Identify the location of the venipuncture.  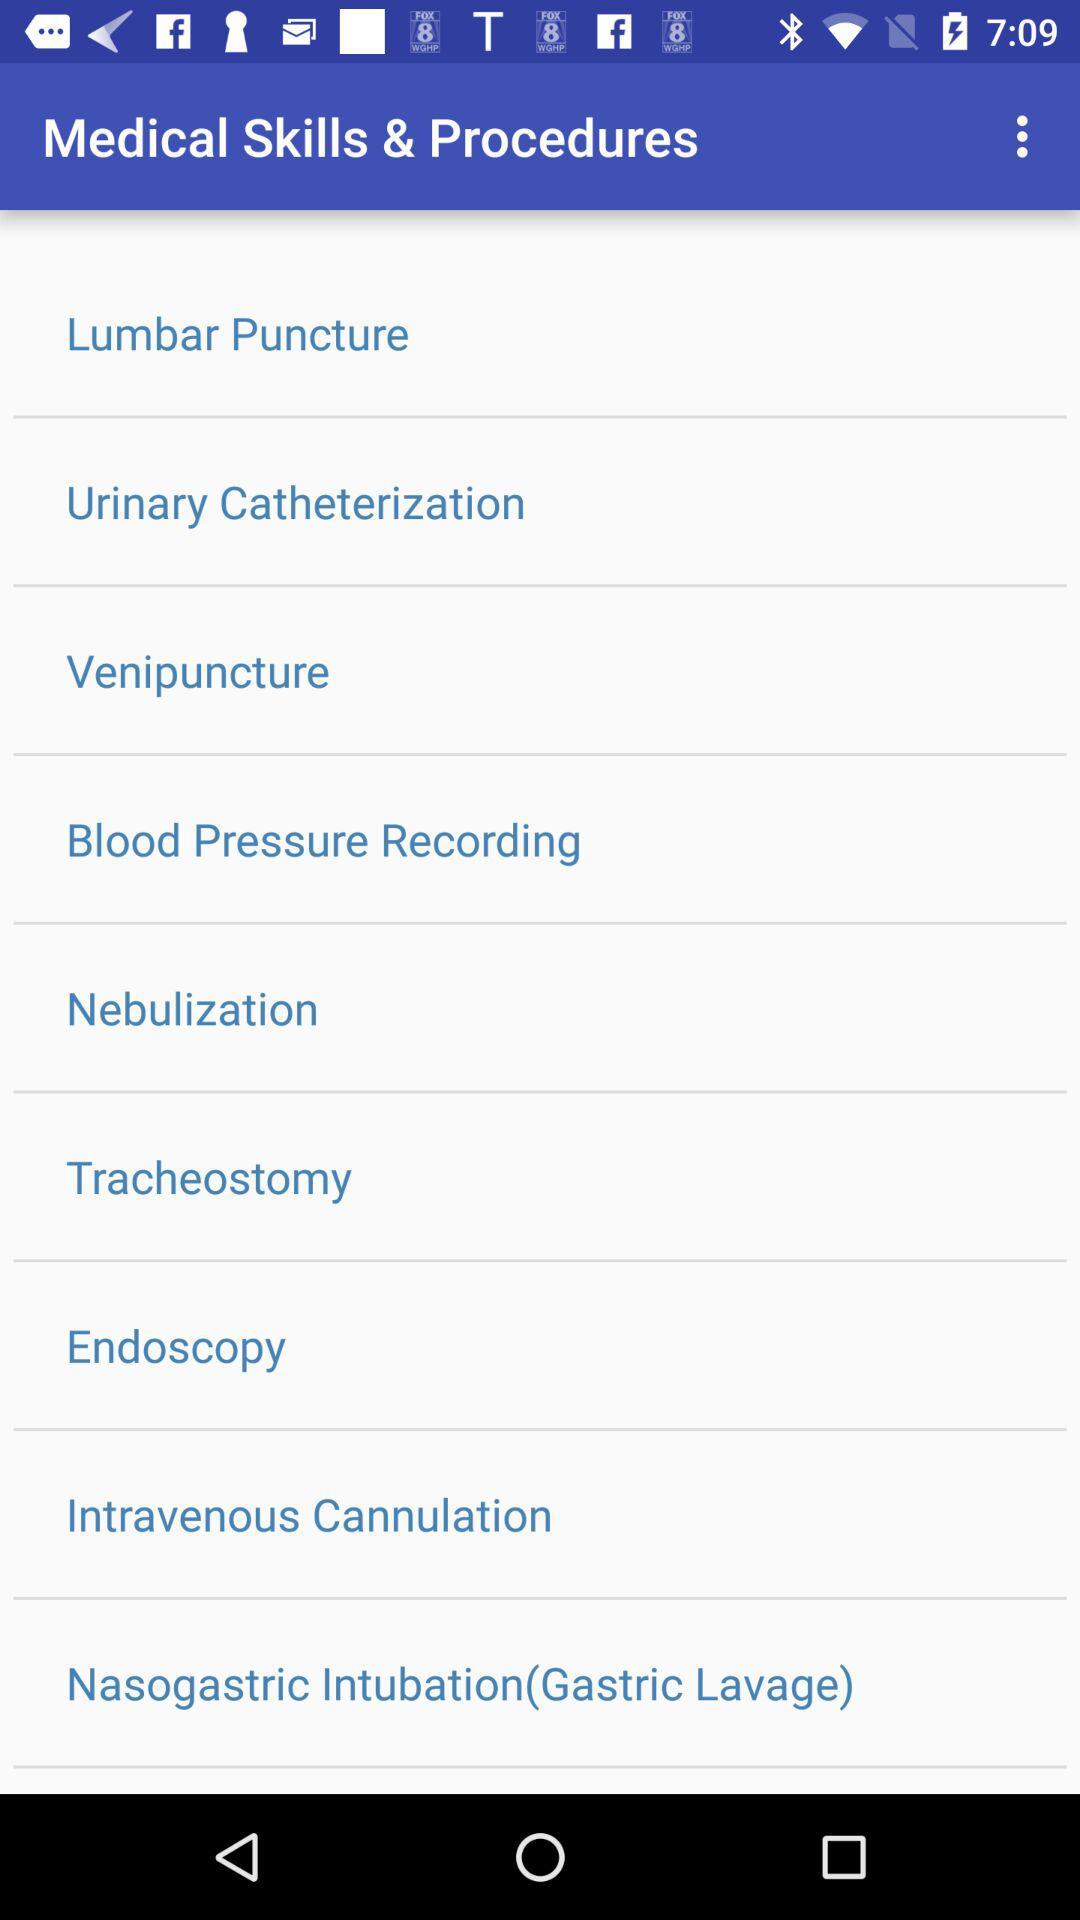
(540, 670).